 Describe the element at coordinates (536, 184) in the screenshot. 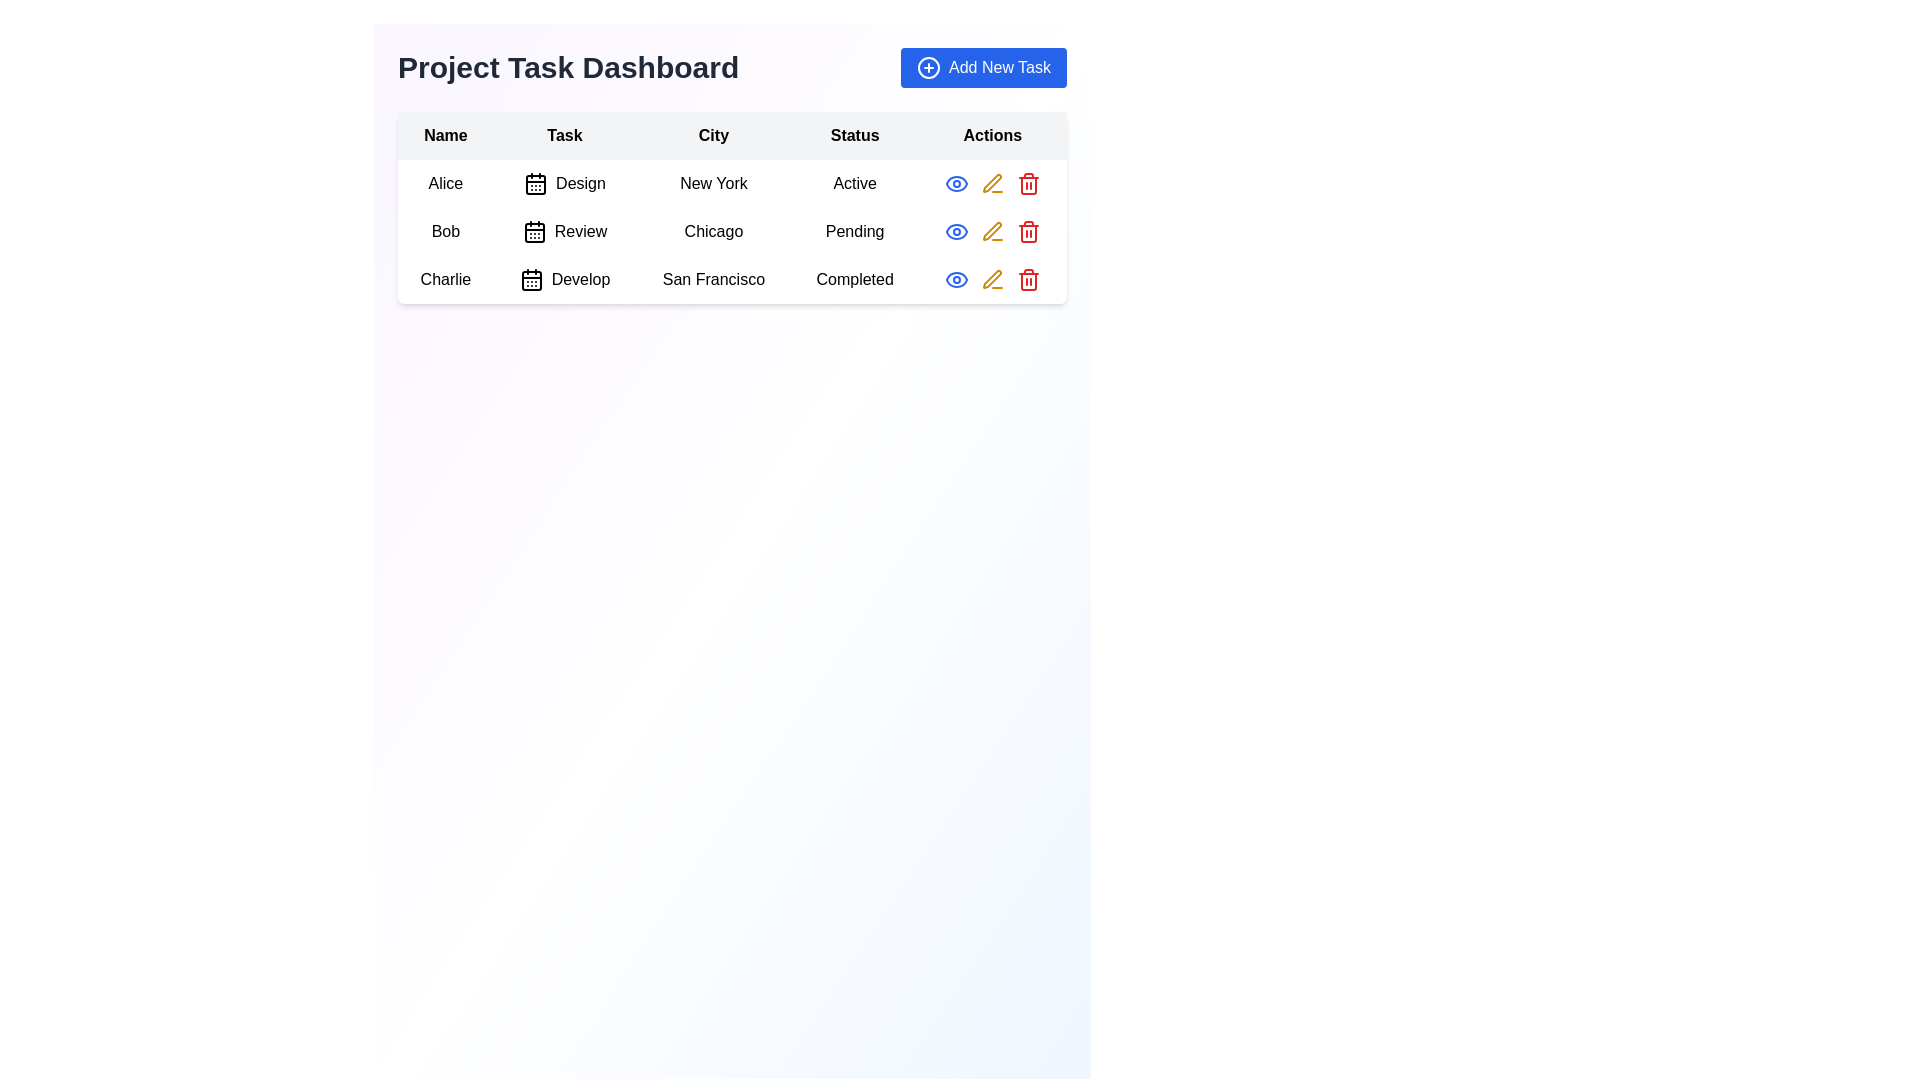

I see `the calendar icon located in the 'Task' column, first row of the table associated with the 'Design' task entry` at that location.